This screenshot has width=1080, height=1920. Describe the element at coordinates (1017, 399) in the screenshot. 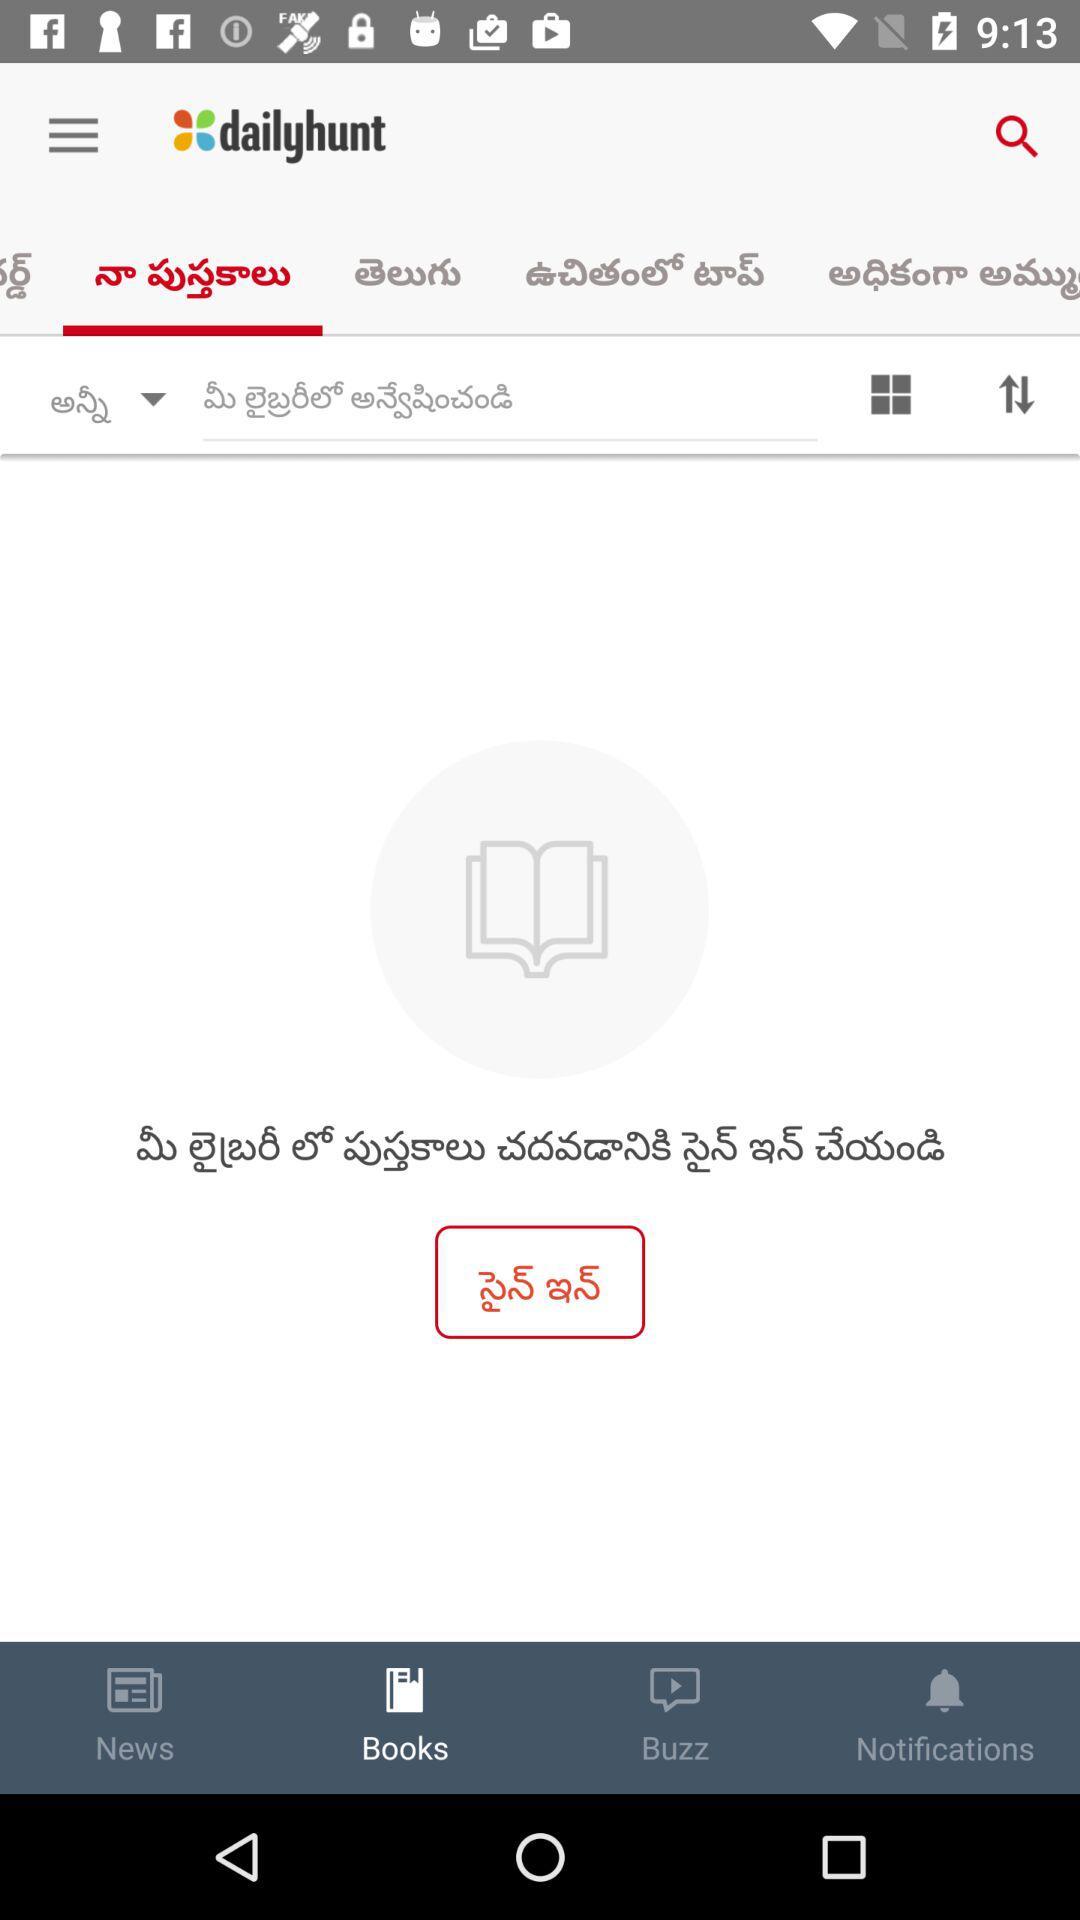

I see `navigate up or down` at that location.